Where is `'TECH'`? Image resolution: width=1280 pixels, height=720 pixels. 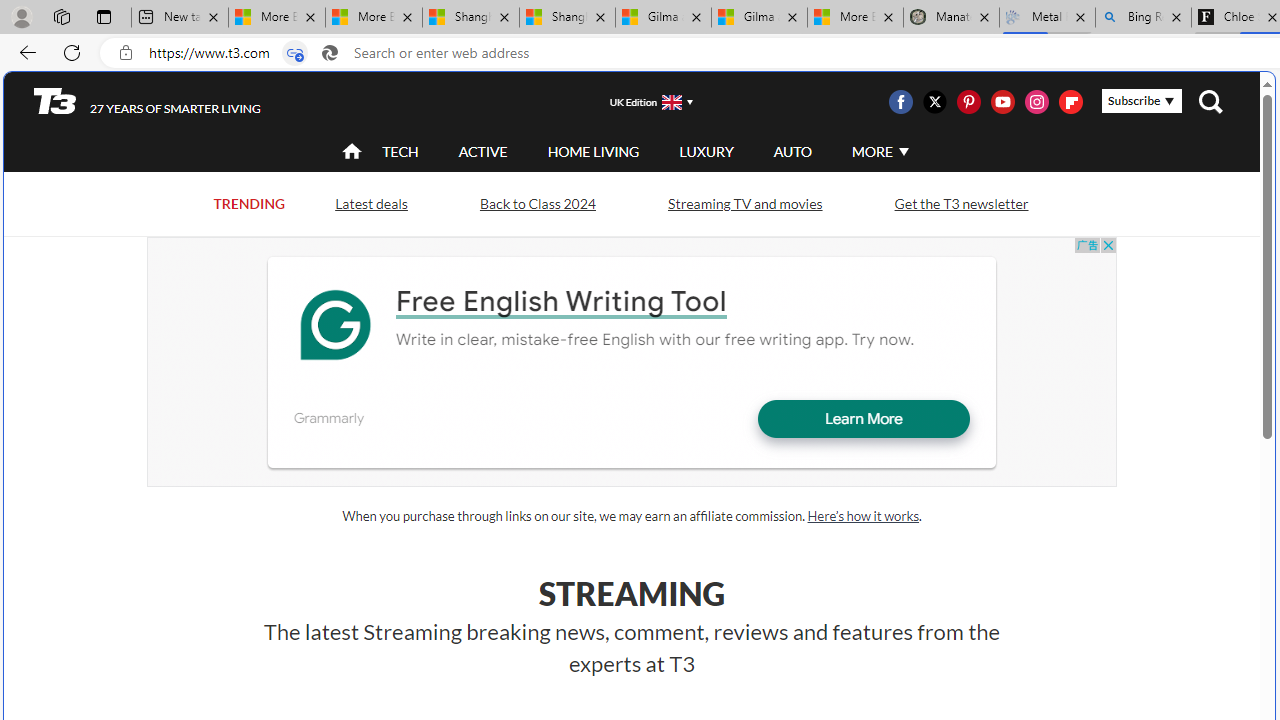 'TECH' is located at coordinates (400, 150).